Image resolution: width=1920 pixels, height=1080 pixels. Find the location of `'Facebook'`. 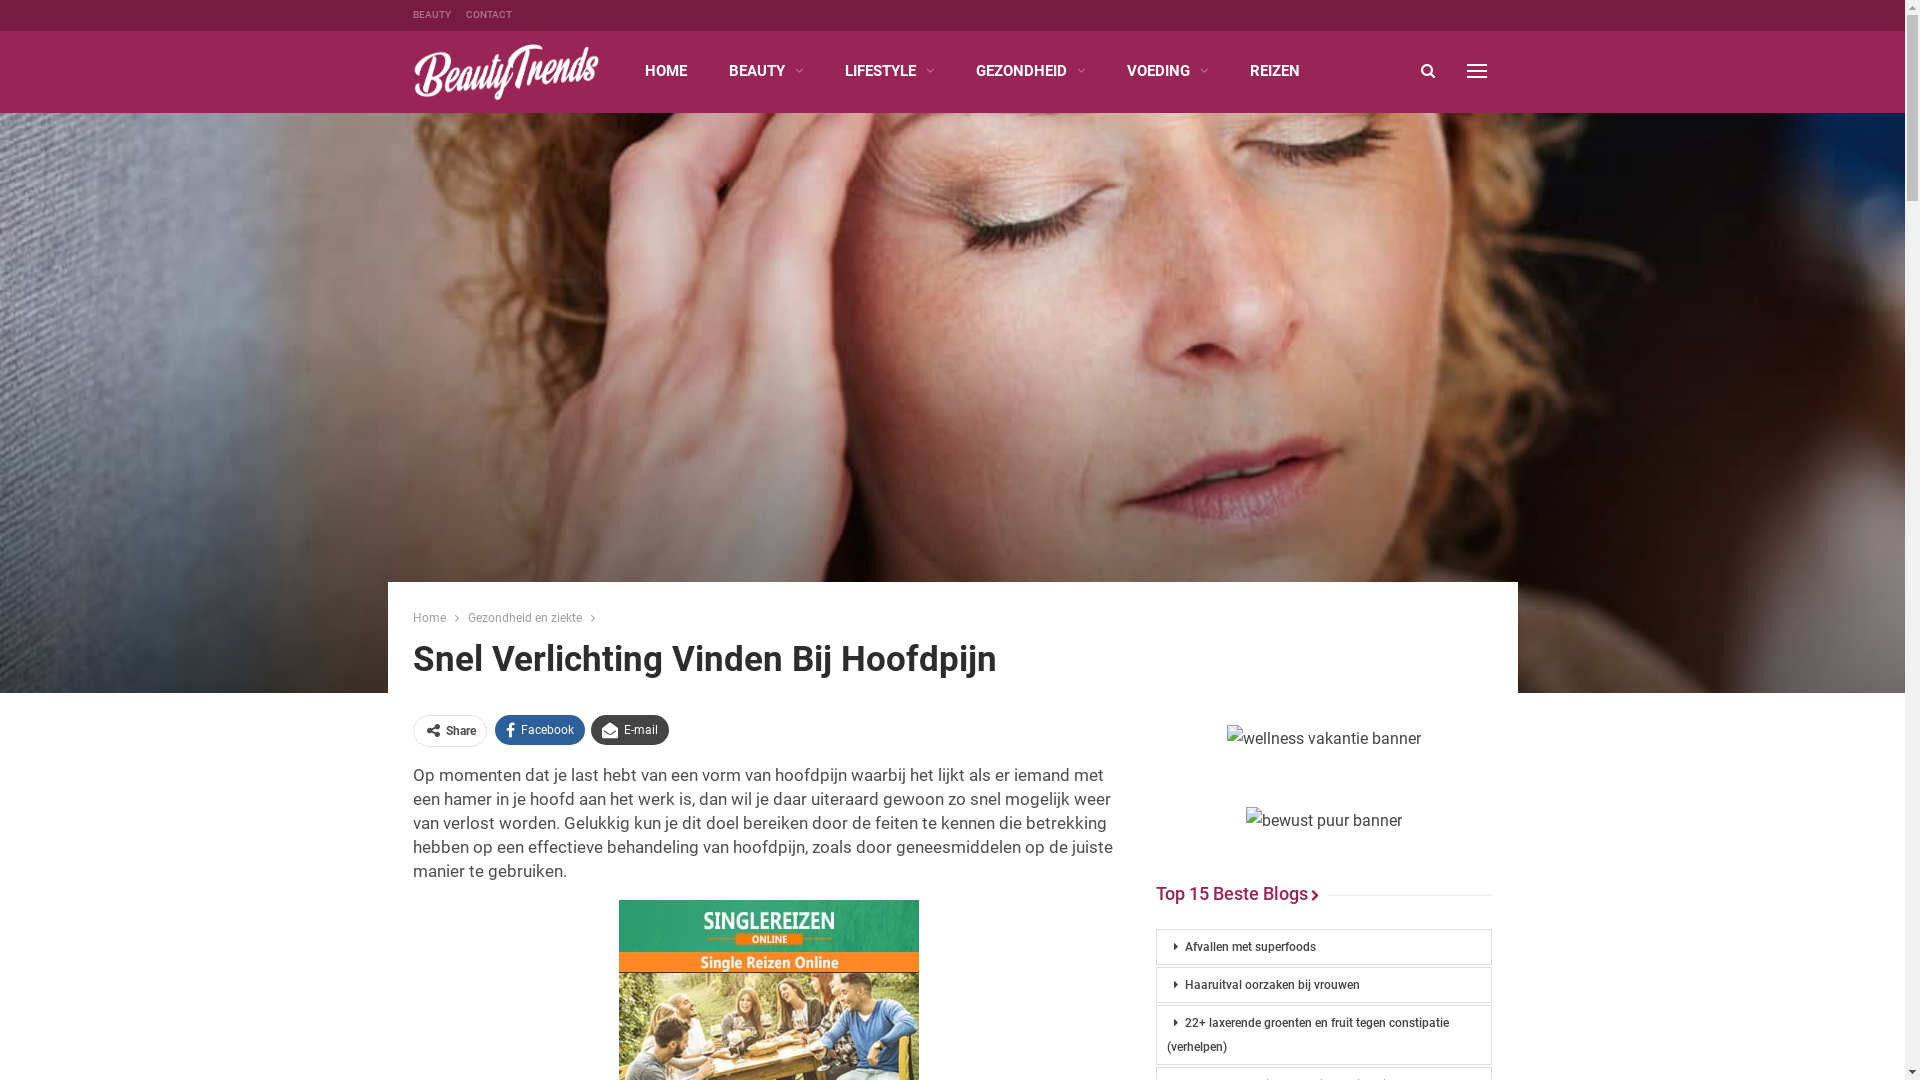

'Facebook' is located at coordinates (538, 729).